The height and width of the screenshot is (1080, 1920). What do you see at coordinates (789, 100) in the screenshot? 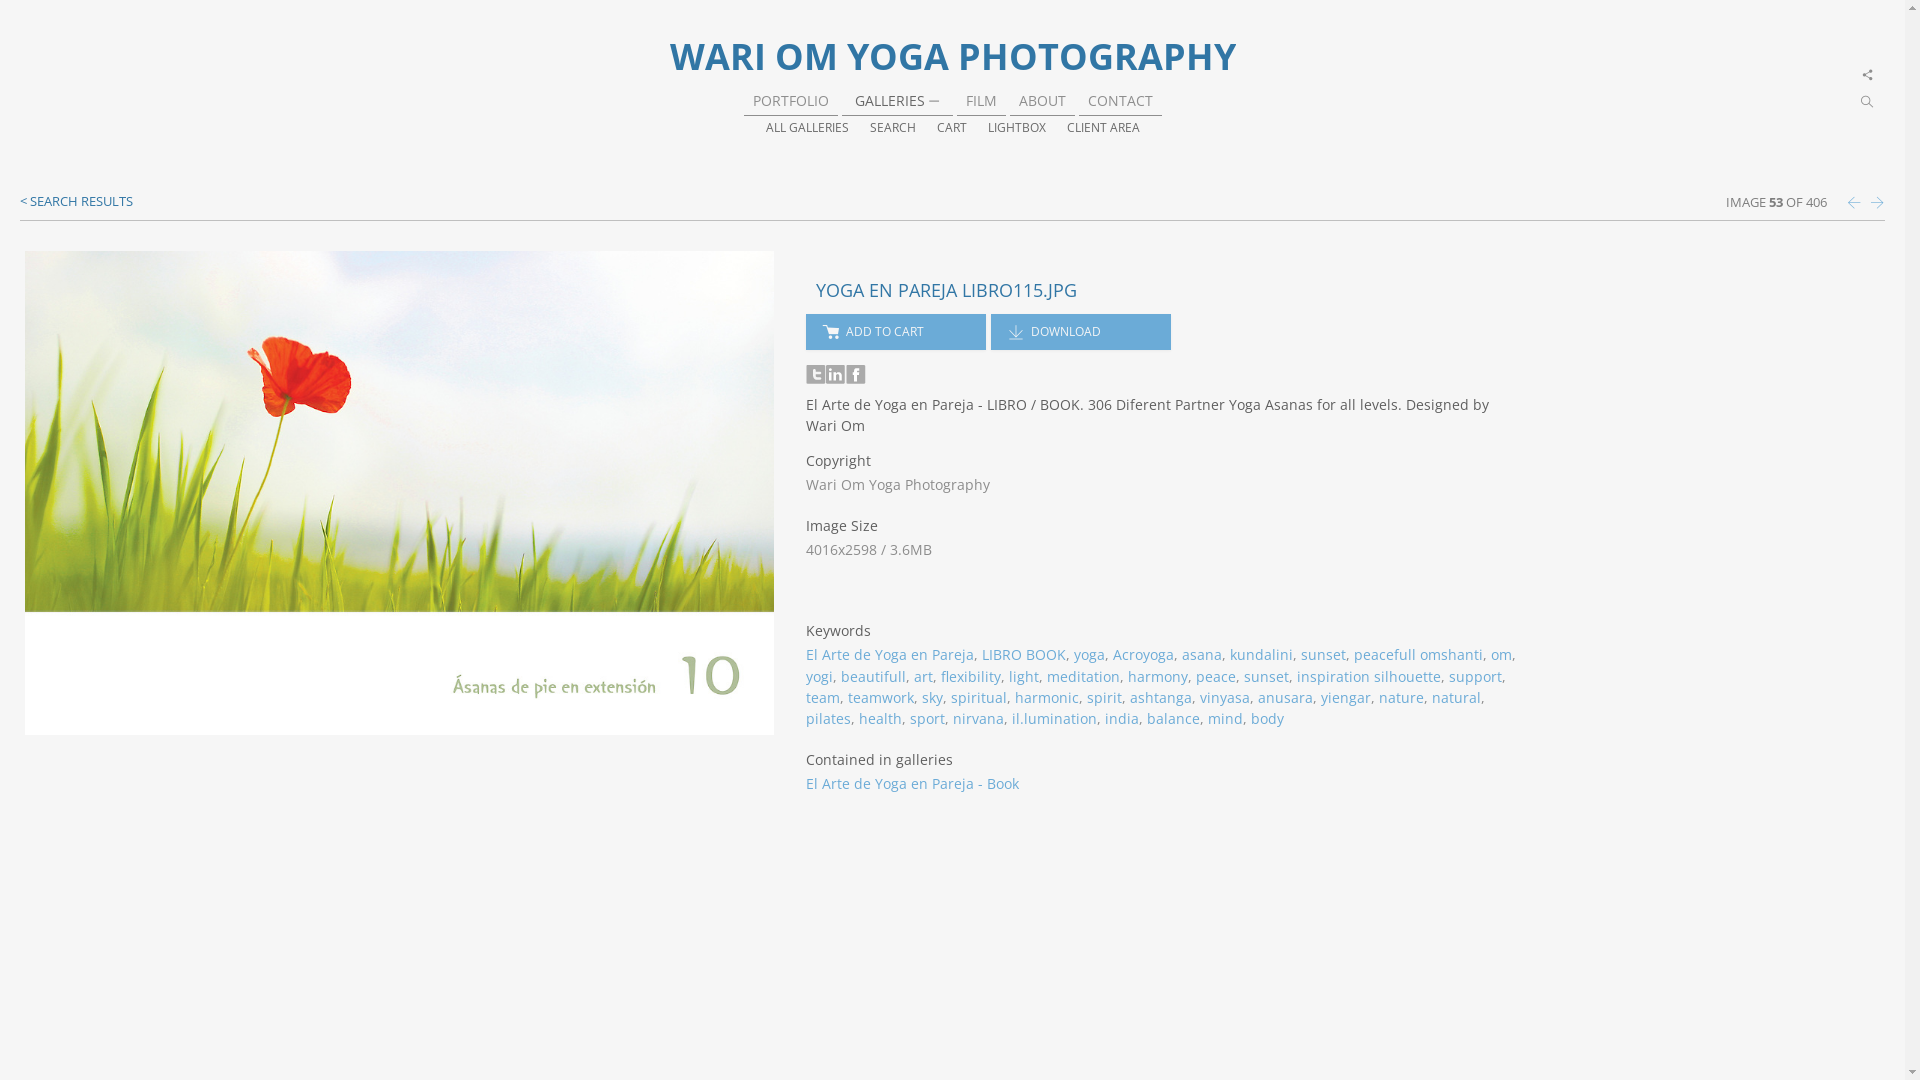
I see `'PORTFOLIO'` at bounding box center [789, 100].